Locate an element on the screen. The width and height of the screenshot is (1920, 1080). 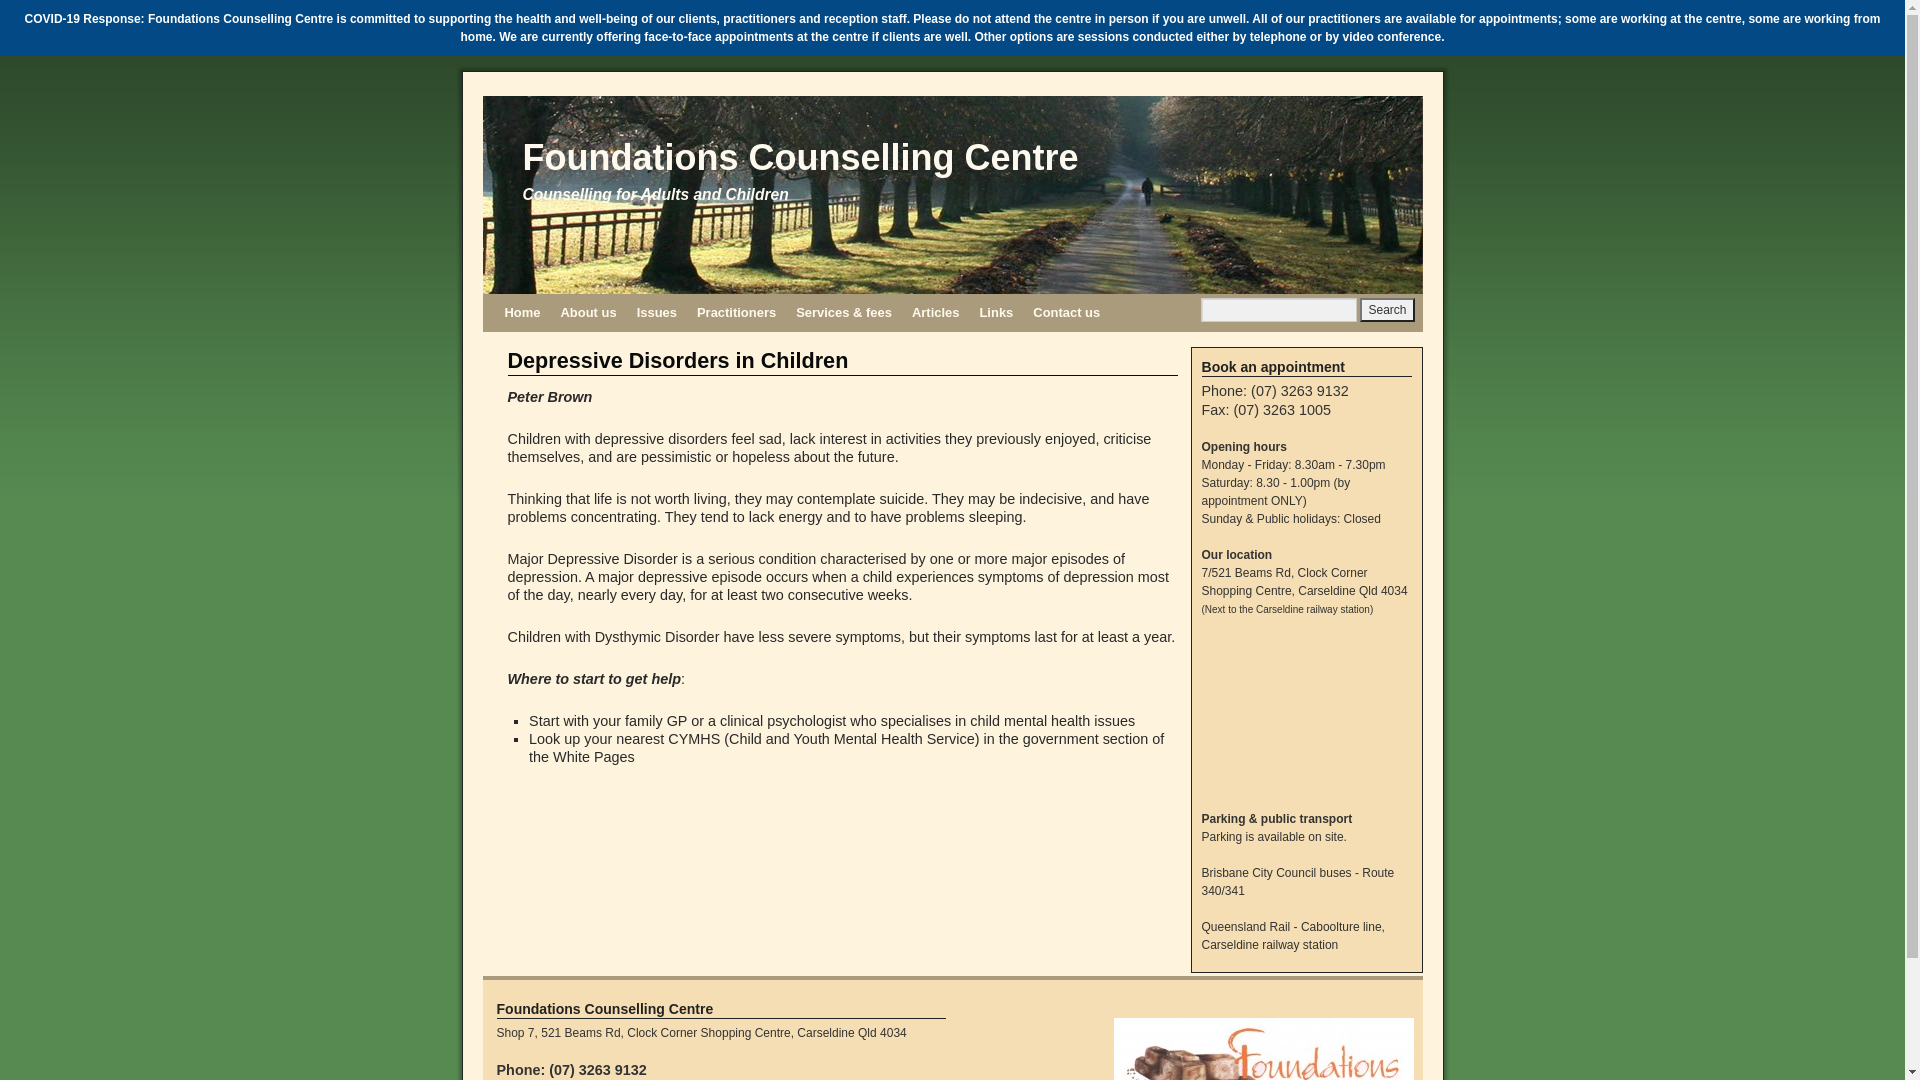
'Issues' is located at coordinates (657, 312).